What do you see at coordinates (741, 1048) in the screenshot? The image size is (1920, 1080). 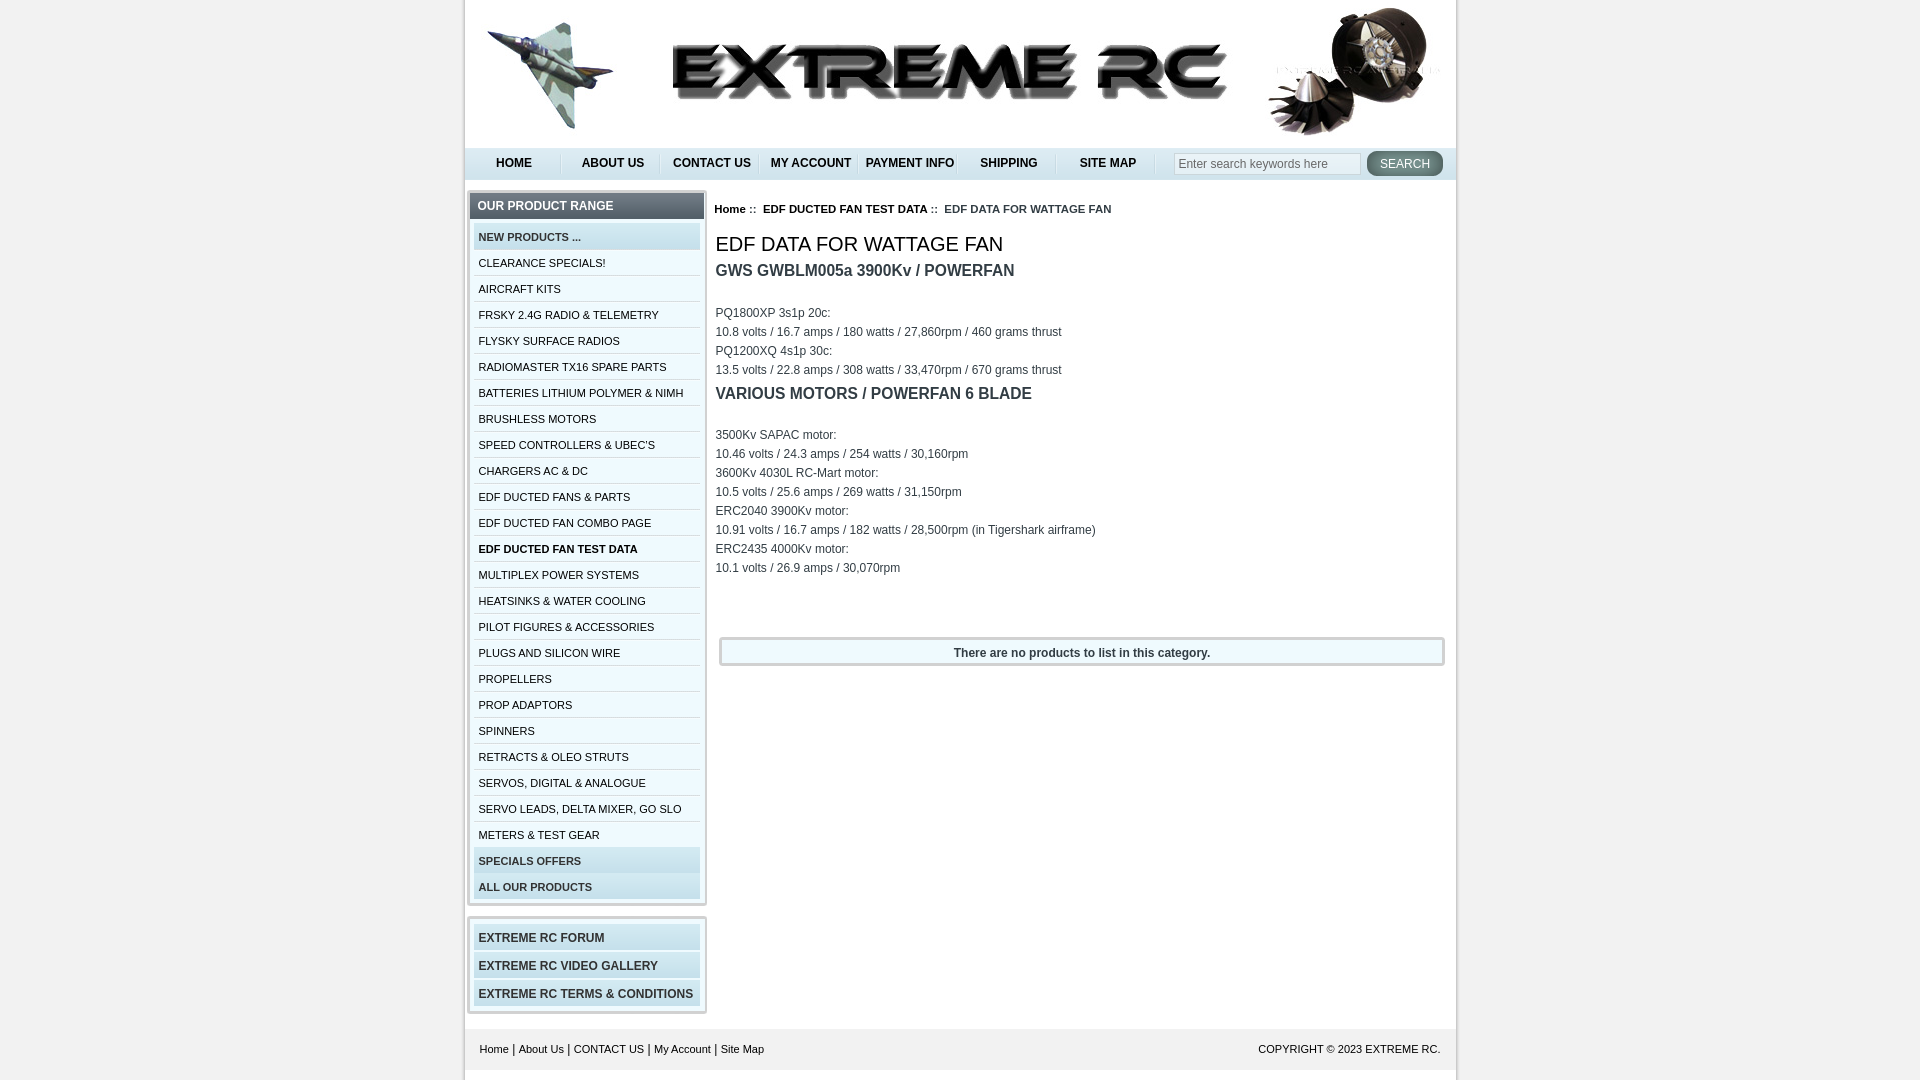 I see `'Site Map'` at bounding box center [741, 1048].